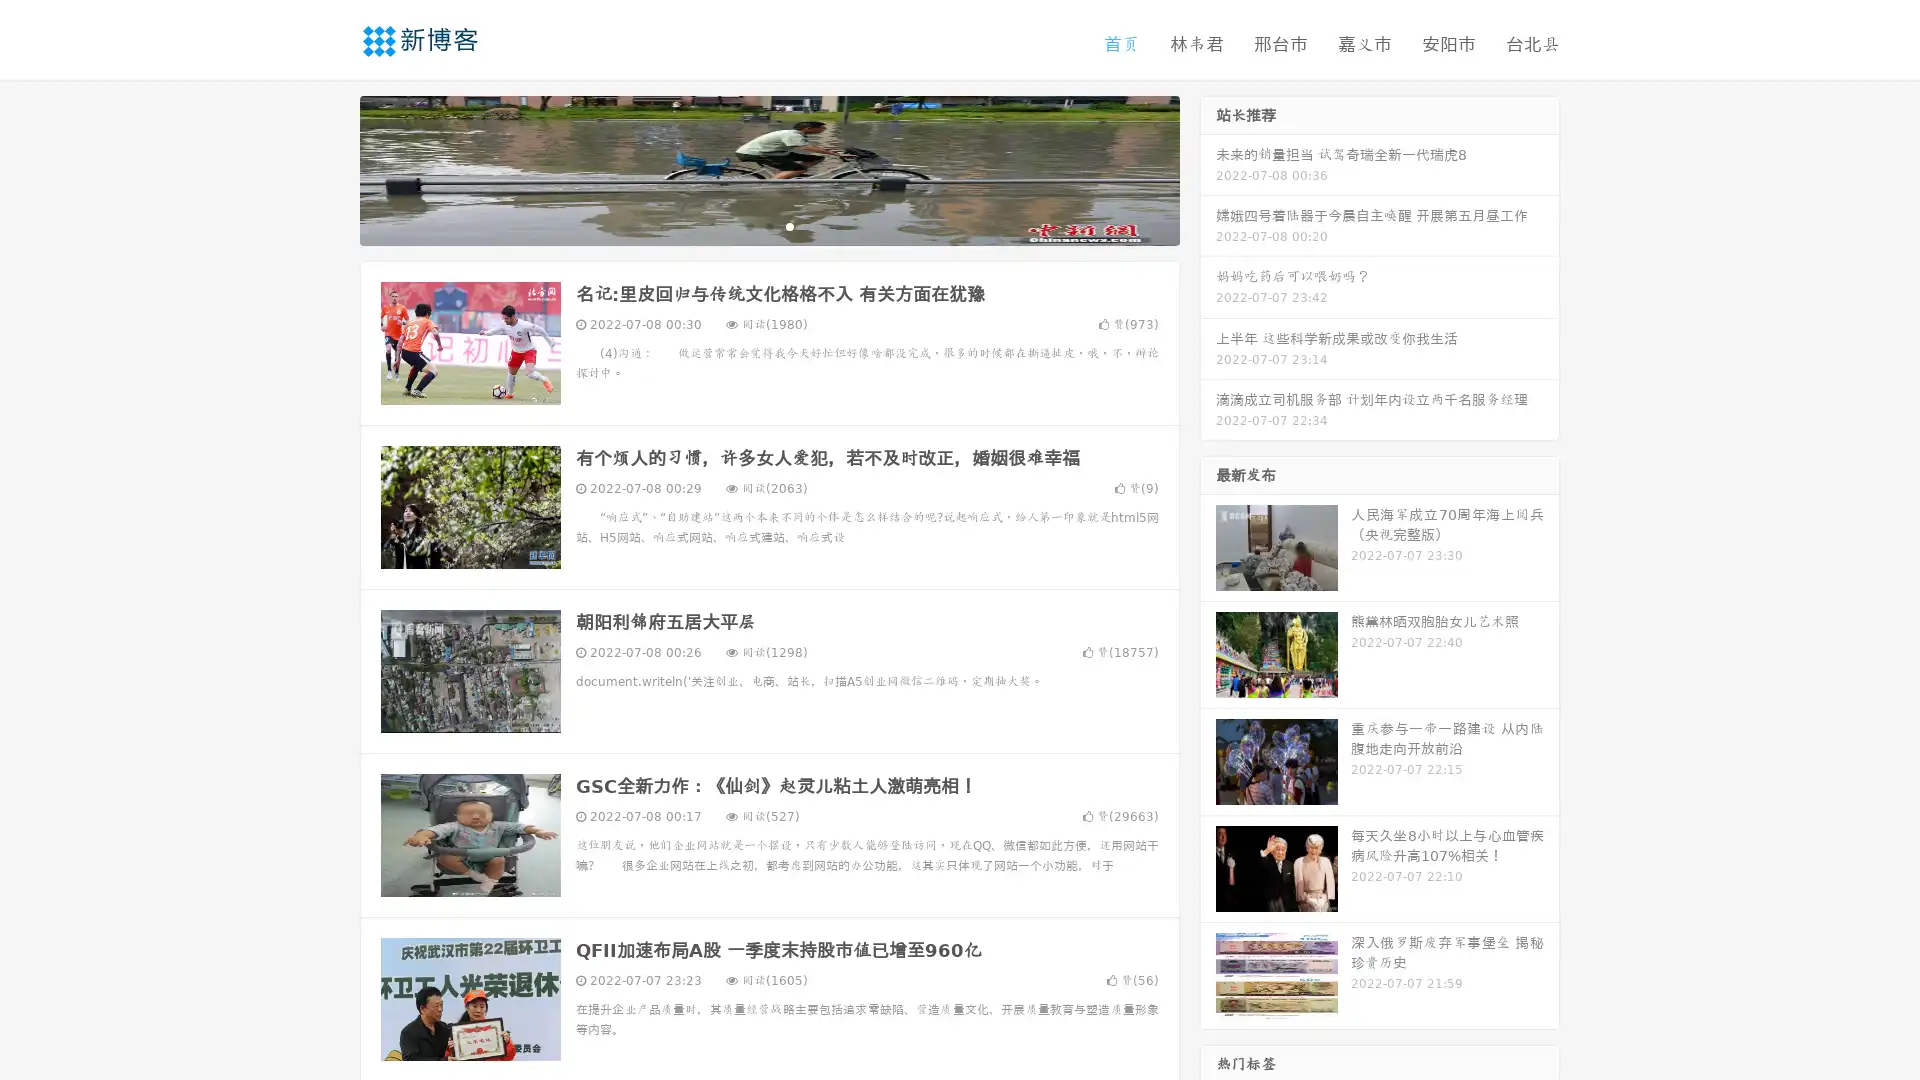 The image size is (1920, 1080). Describe the element at coordinates (789, 225) in the screenshot. I see `Go to slide 3` at that location.